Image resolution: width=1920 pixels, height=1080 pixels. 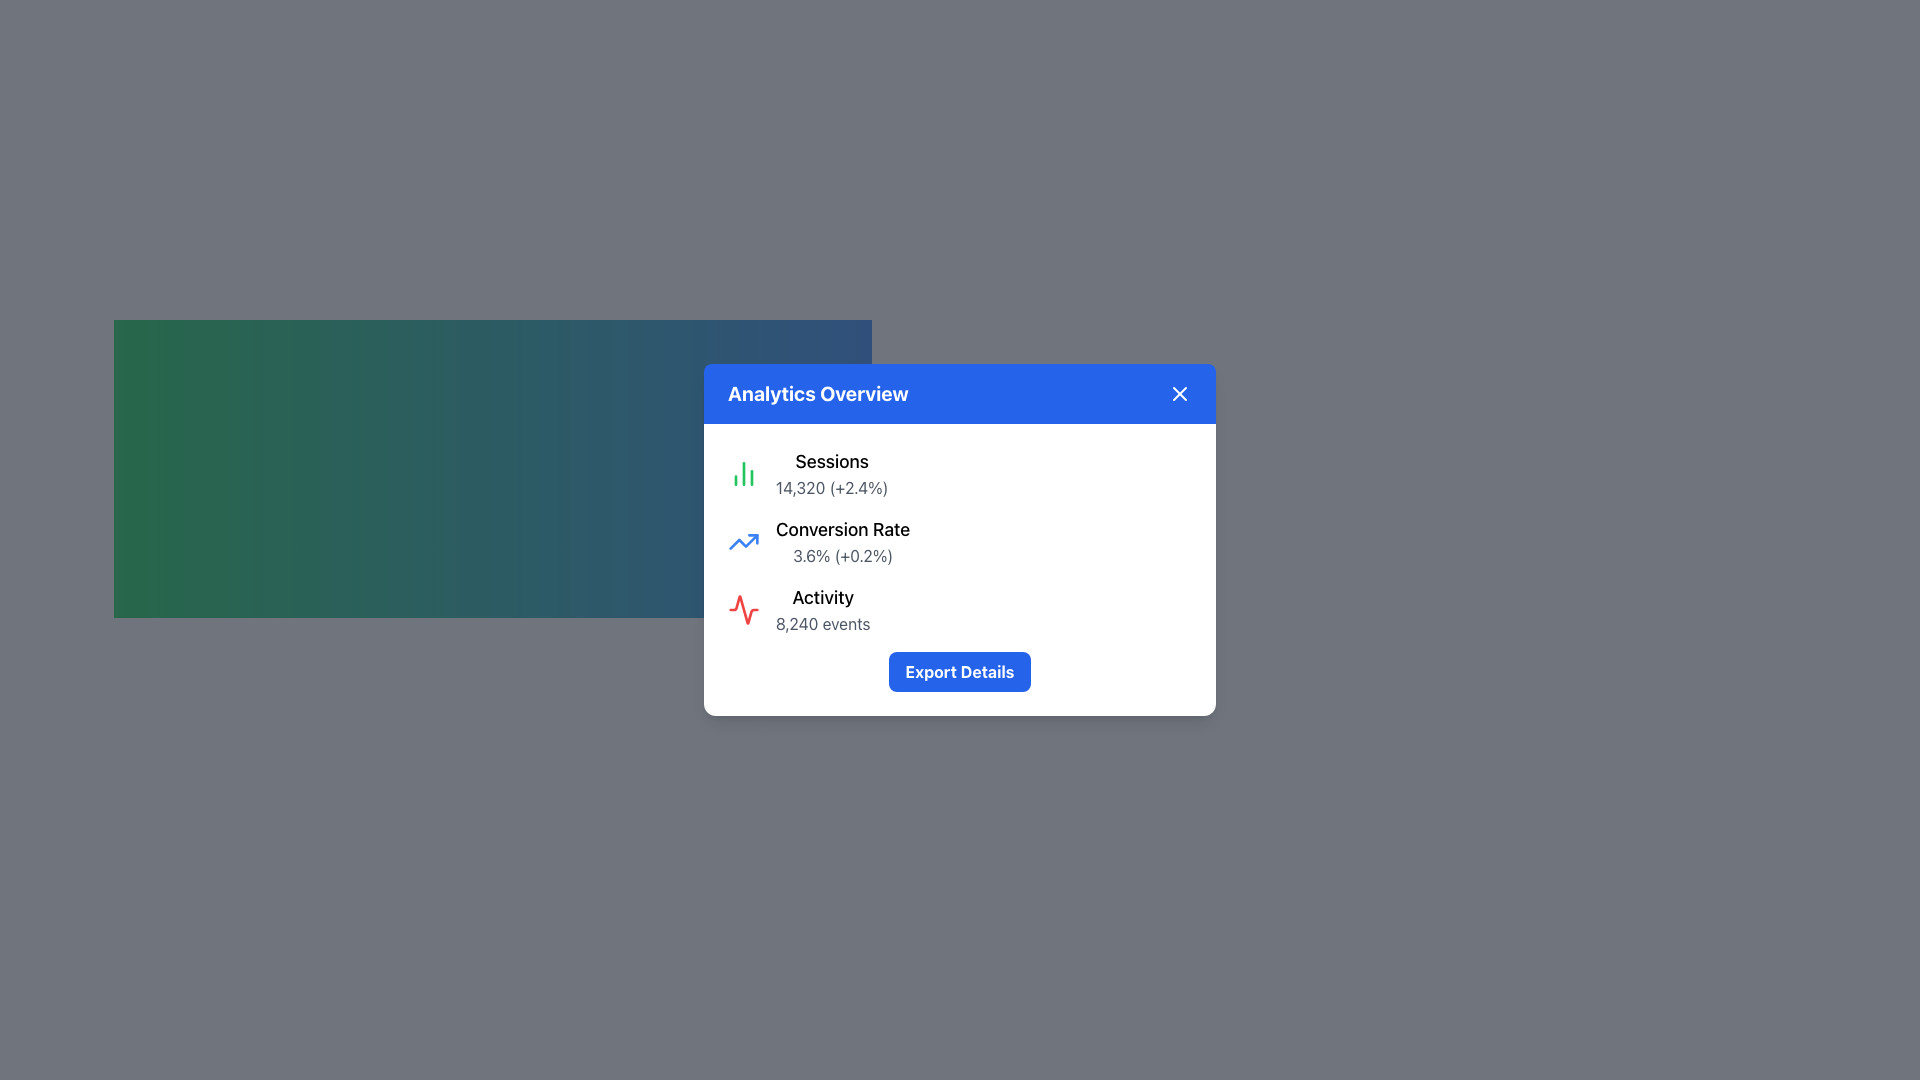 What do you see at coordinates (823, 608) in the screenshot?
I see `the 'Activity' text display element, which contains the bold title 'Activity' and the smaller text '8,240 events', located within the 'Analytics Overview' dialog` at bounding box center [823, 608].